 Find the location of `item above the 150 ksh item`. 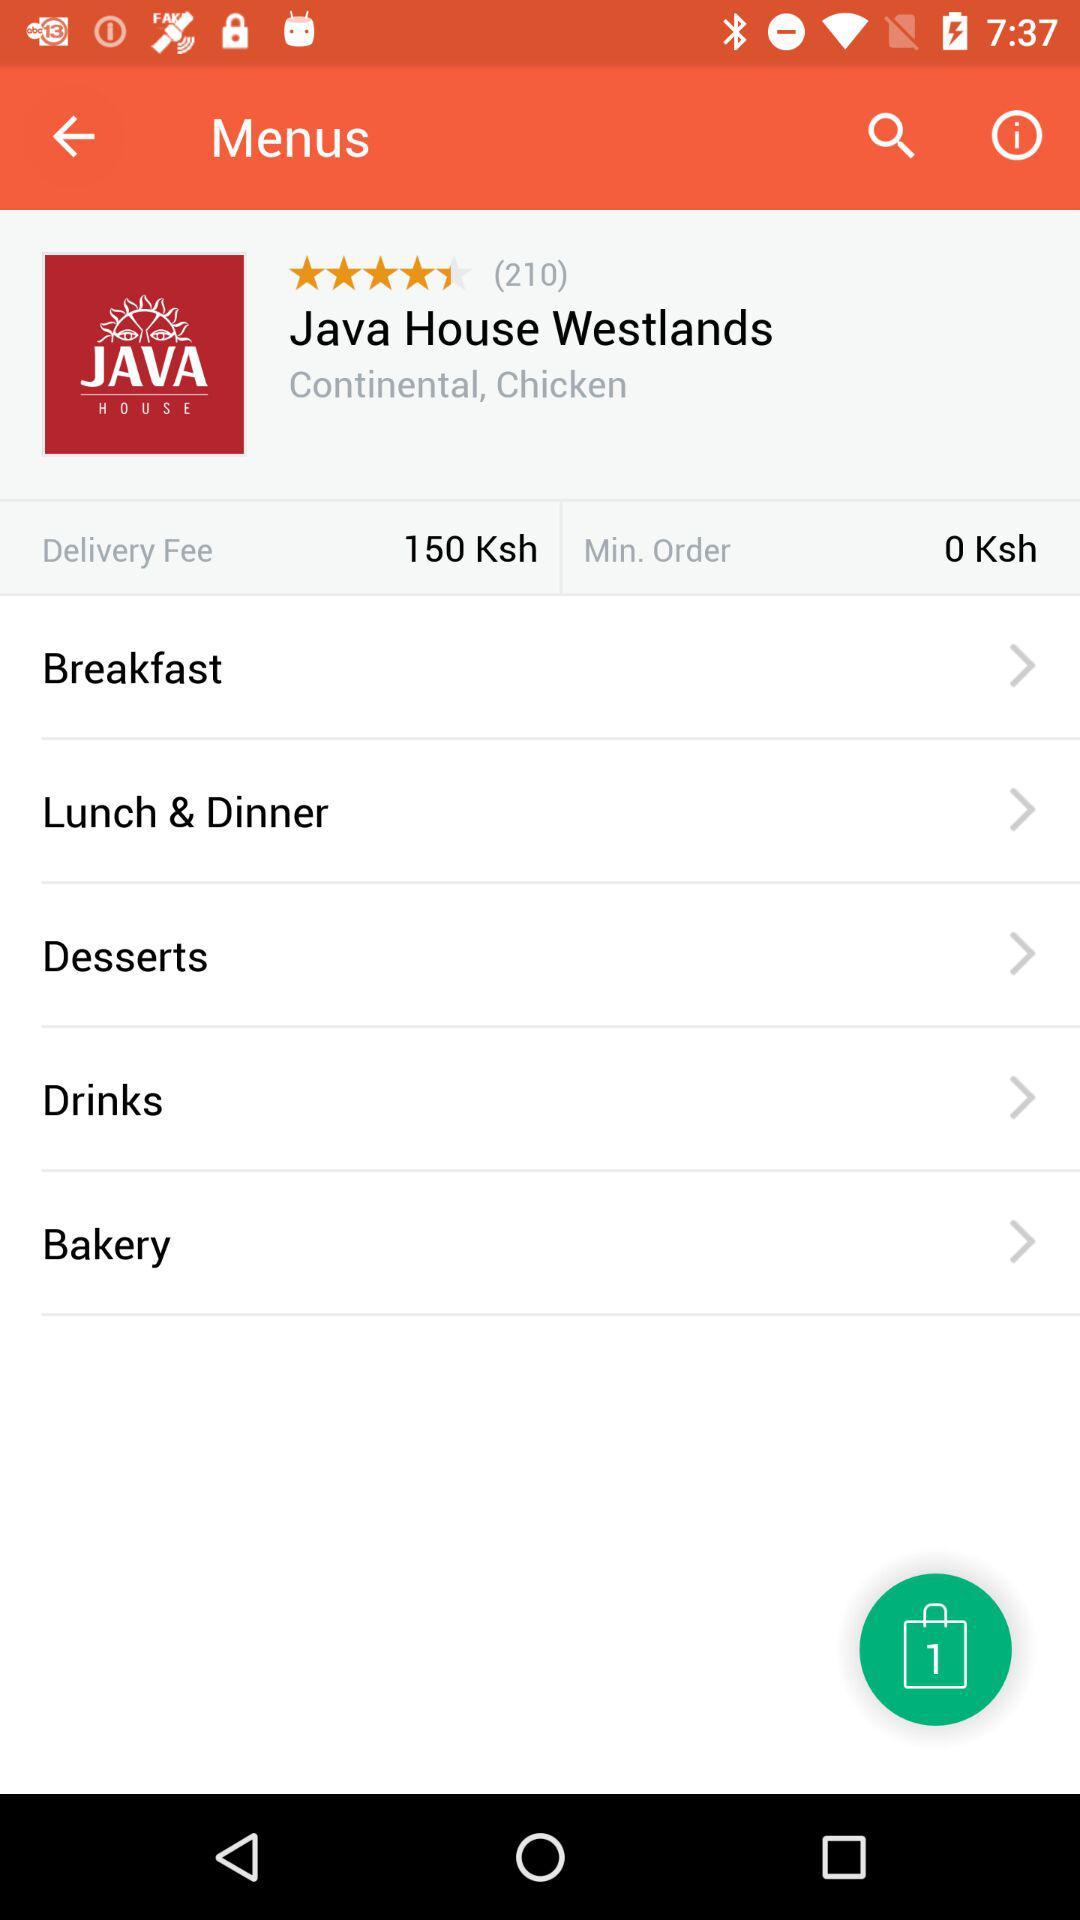

item above the 150 ksh item is located at coordinates (540, 500).